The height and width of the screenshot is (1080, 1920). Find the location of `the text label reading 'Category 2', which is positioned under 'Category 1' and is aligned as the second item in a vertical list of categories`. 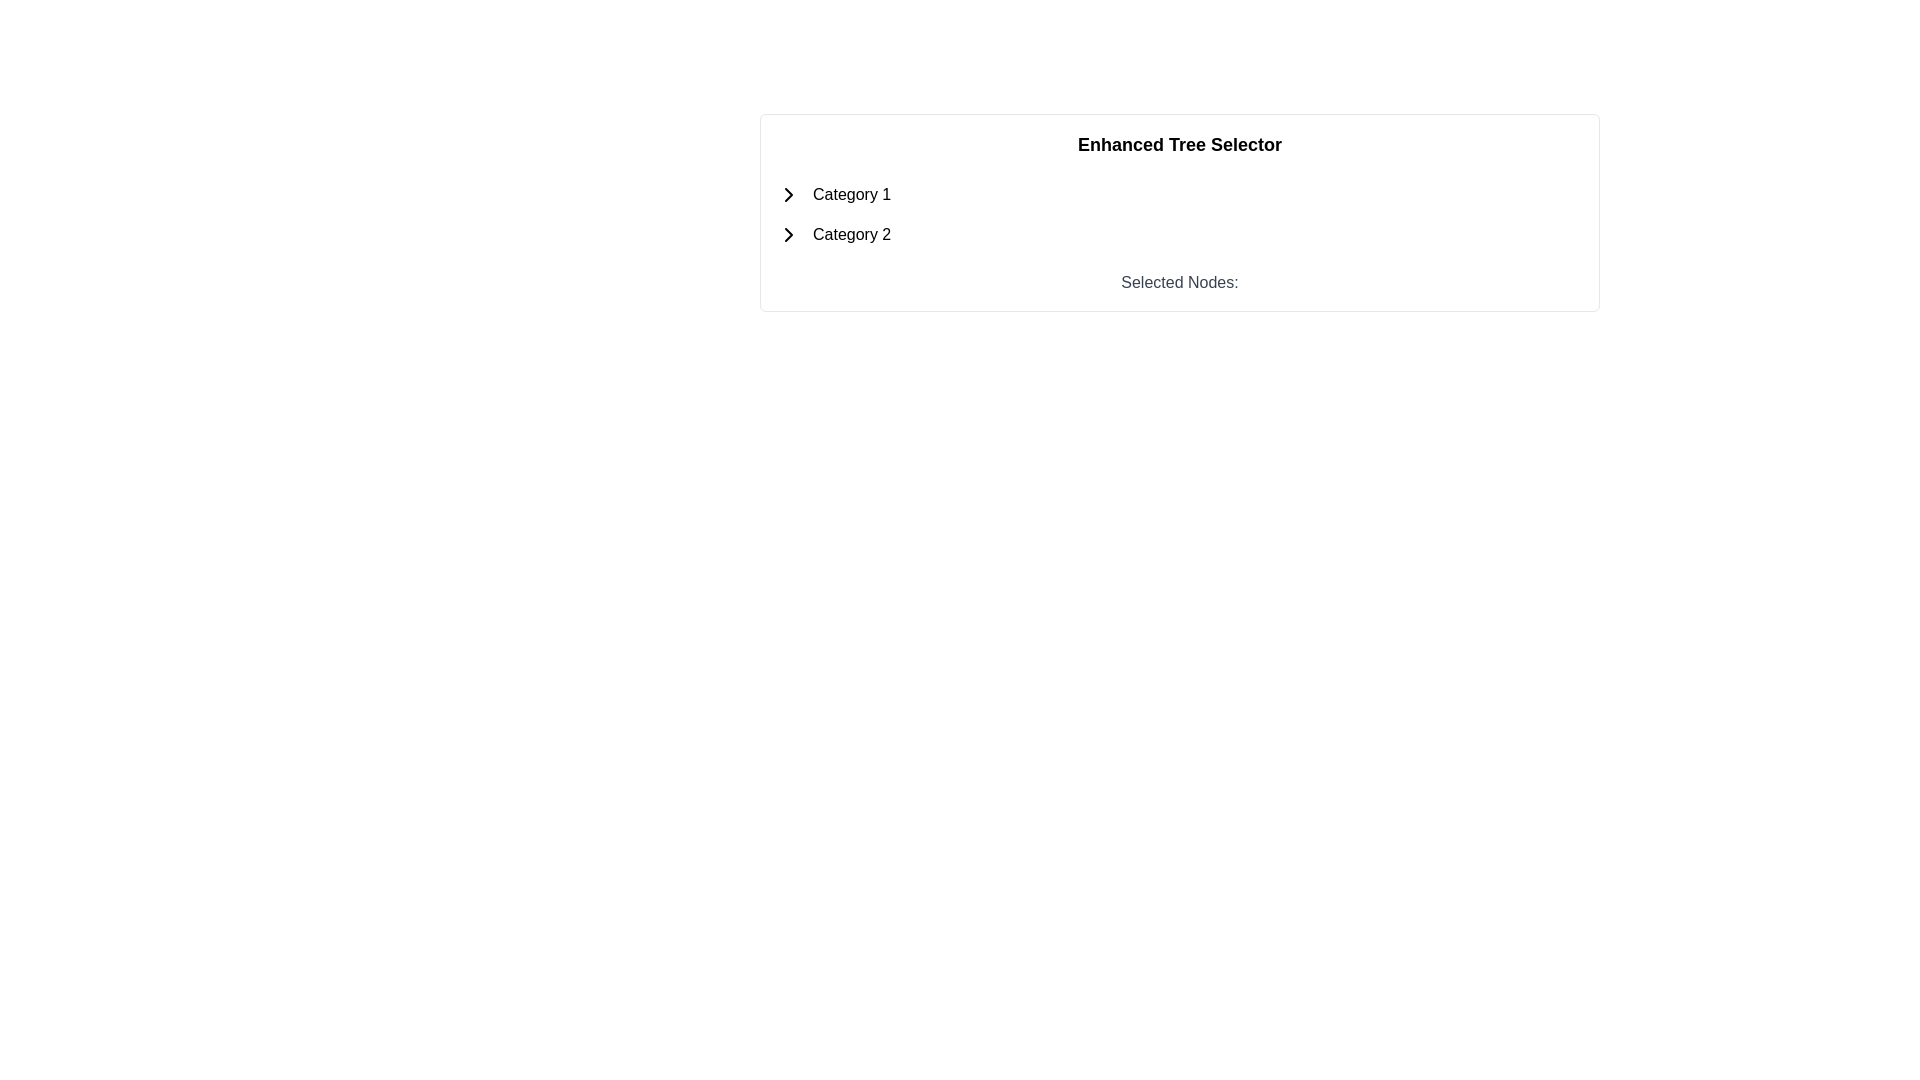

the text label reading 'Category 2', which is positioned under 'Category 1' and is aligned as the second item in a vertical list of categories is located at coordinates (852, 234).